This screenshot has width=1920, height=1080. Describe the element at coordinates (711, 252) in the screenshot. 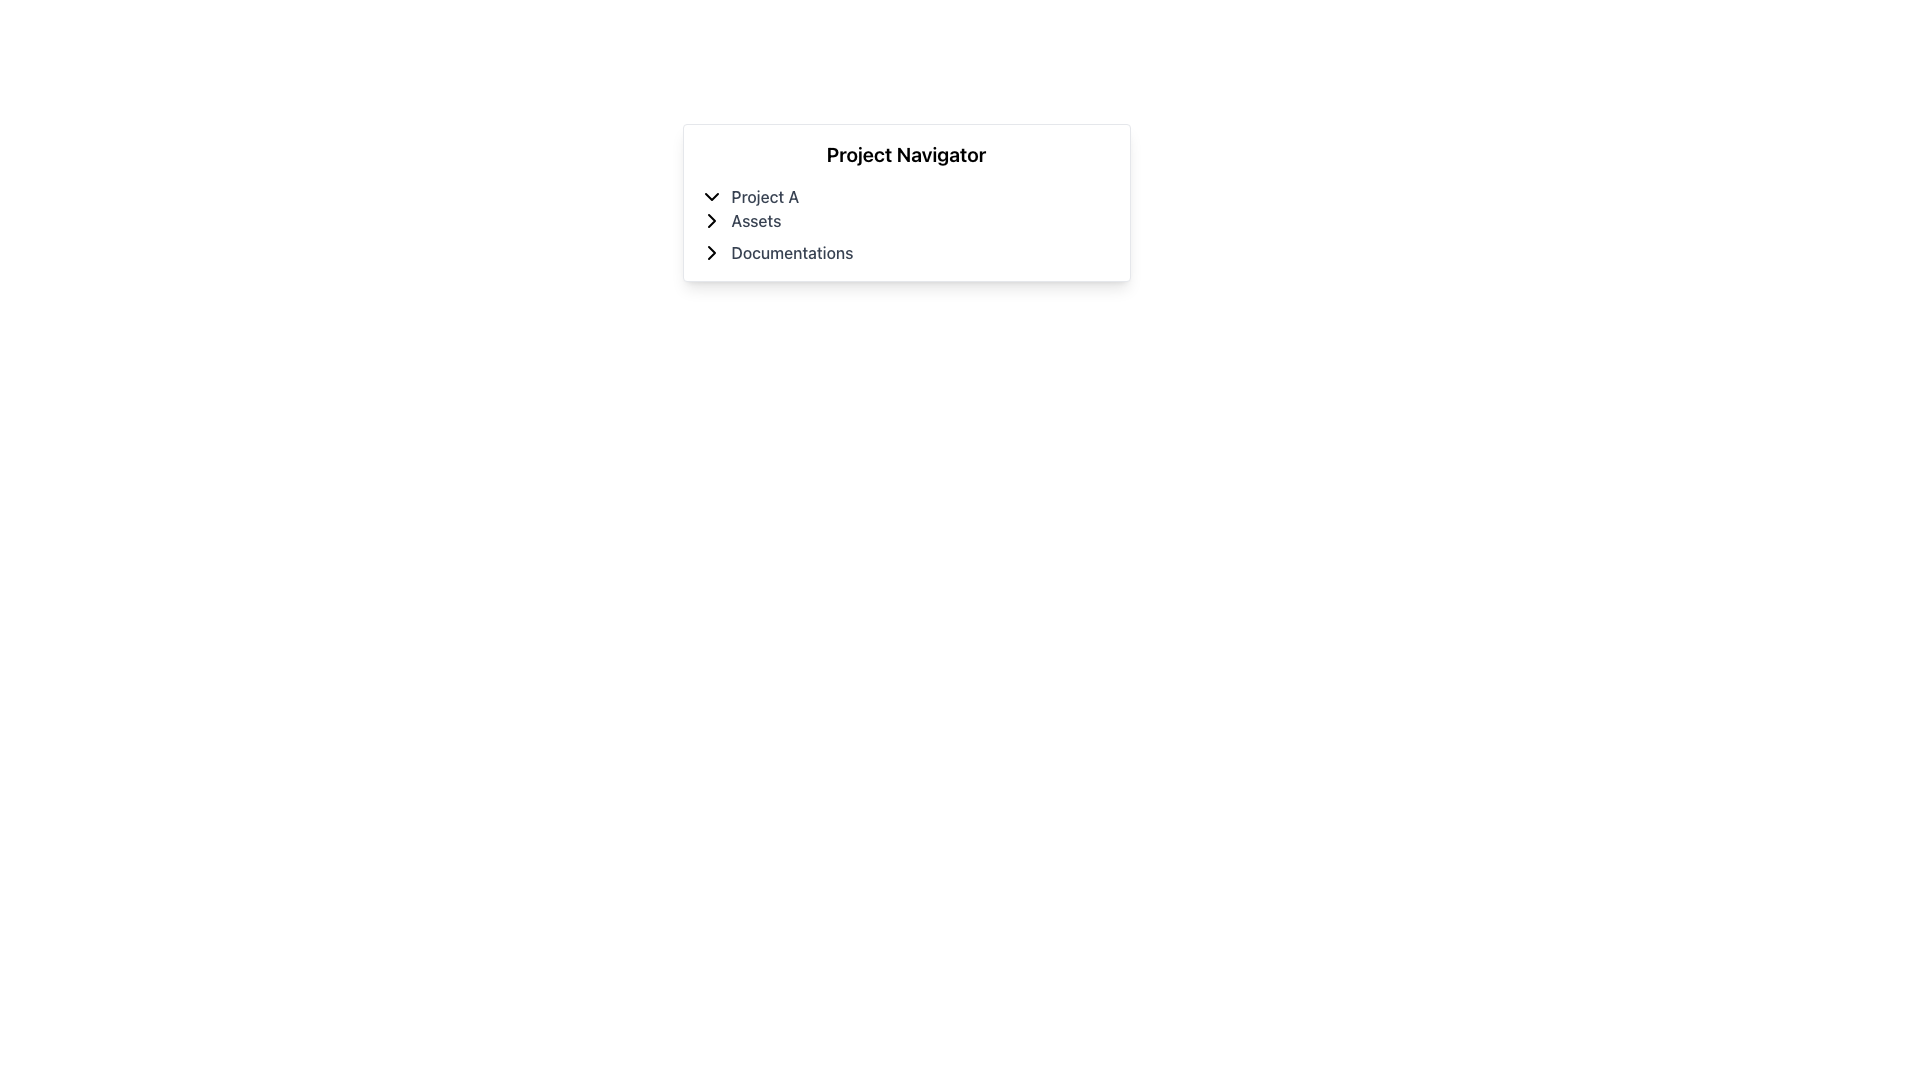

I see `the small right-facing chevron icon, which is styled with a rounded stroke, positioned directly to the left of the text labeled 'Documentations'` at that location.